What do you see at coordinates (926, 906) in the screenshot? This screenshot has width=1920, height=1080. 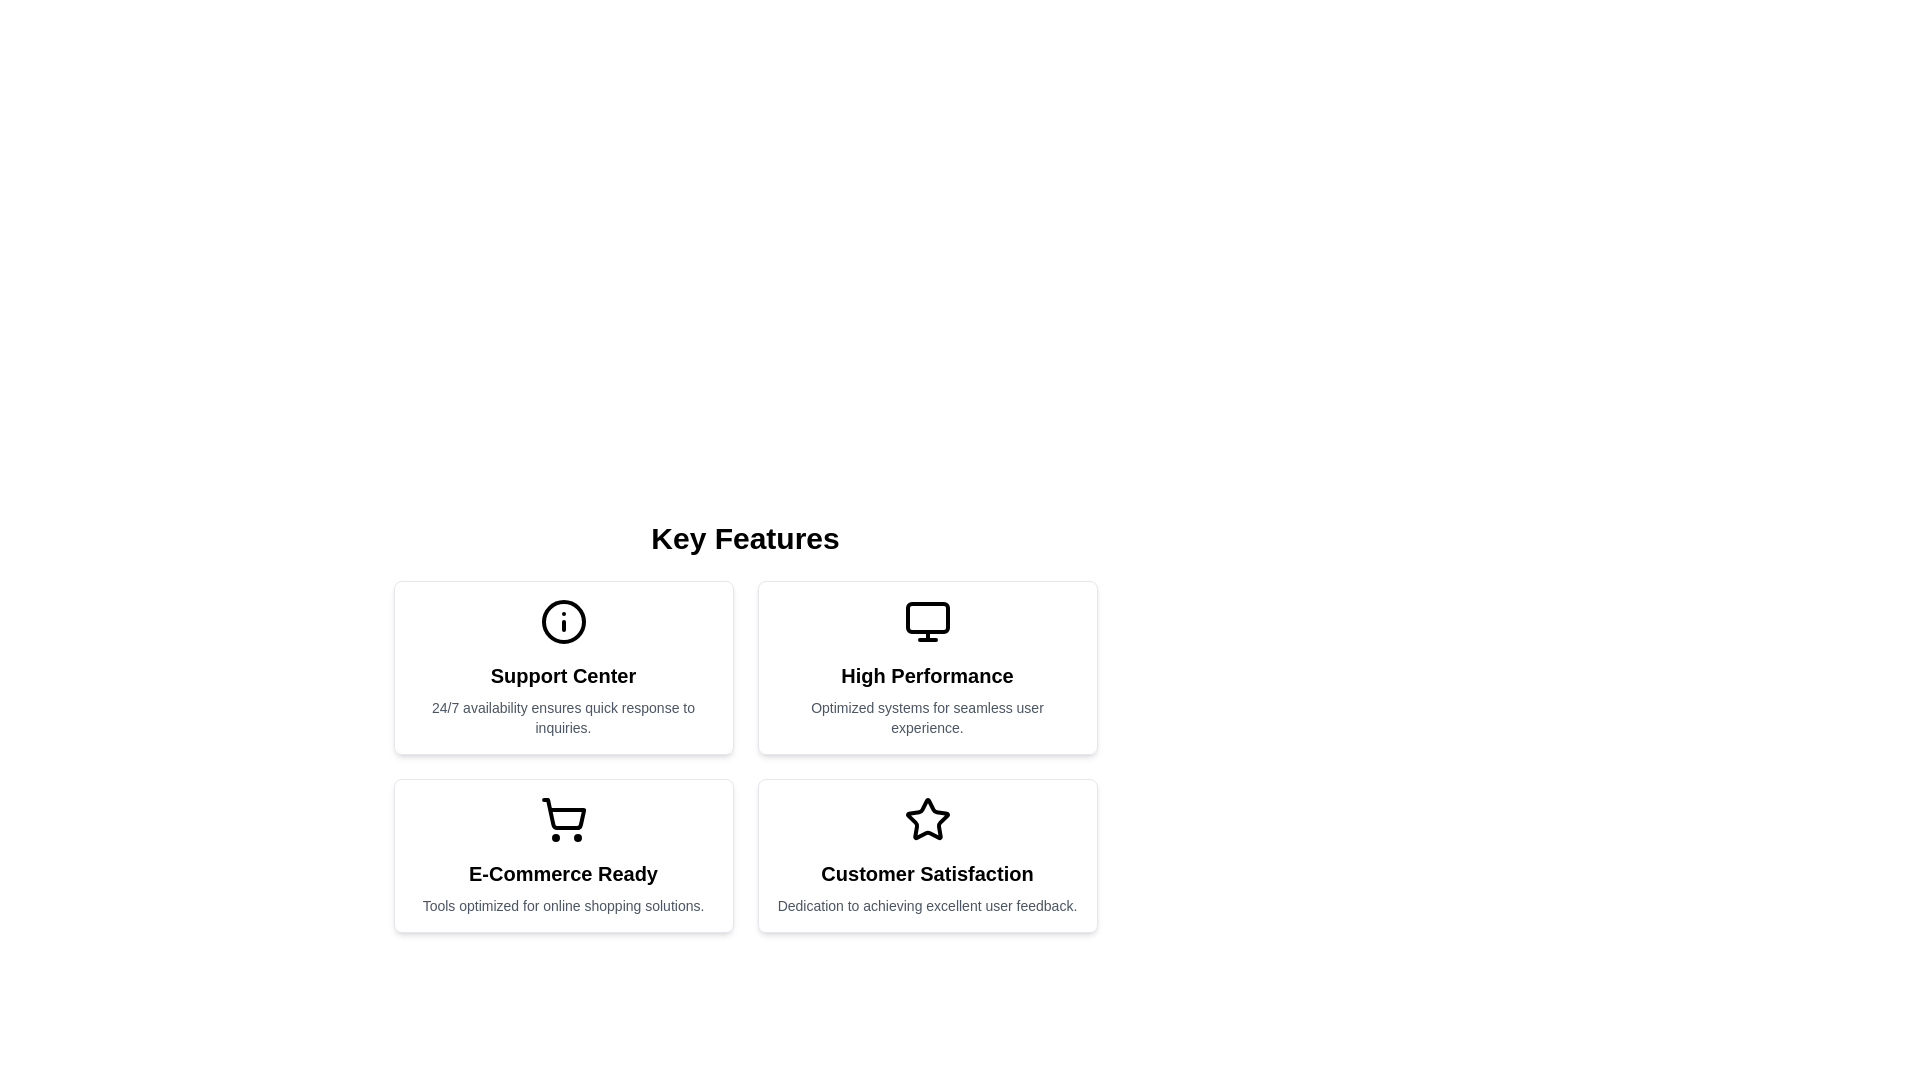 I see `the static text located at the bottom center of the 'Customer Satisfaction' card, which provides descriptive context for the title` at bounding box center [926, 906].